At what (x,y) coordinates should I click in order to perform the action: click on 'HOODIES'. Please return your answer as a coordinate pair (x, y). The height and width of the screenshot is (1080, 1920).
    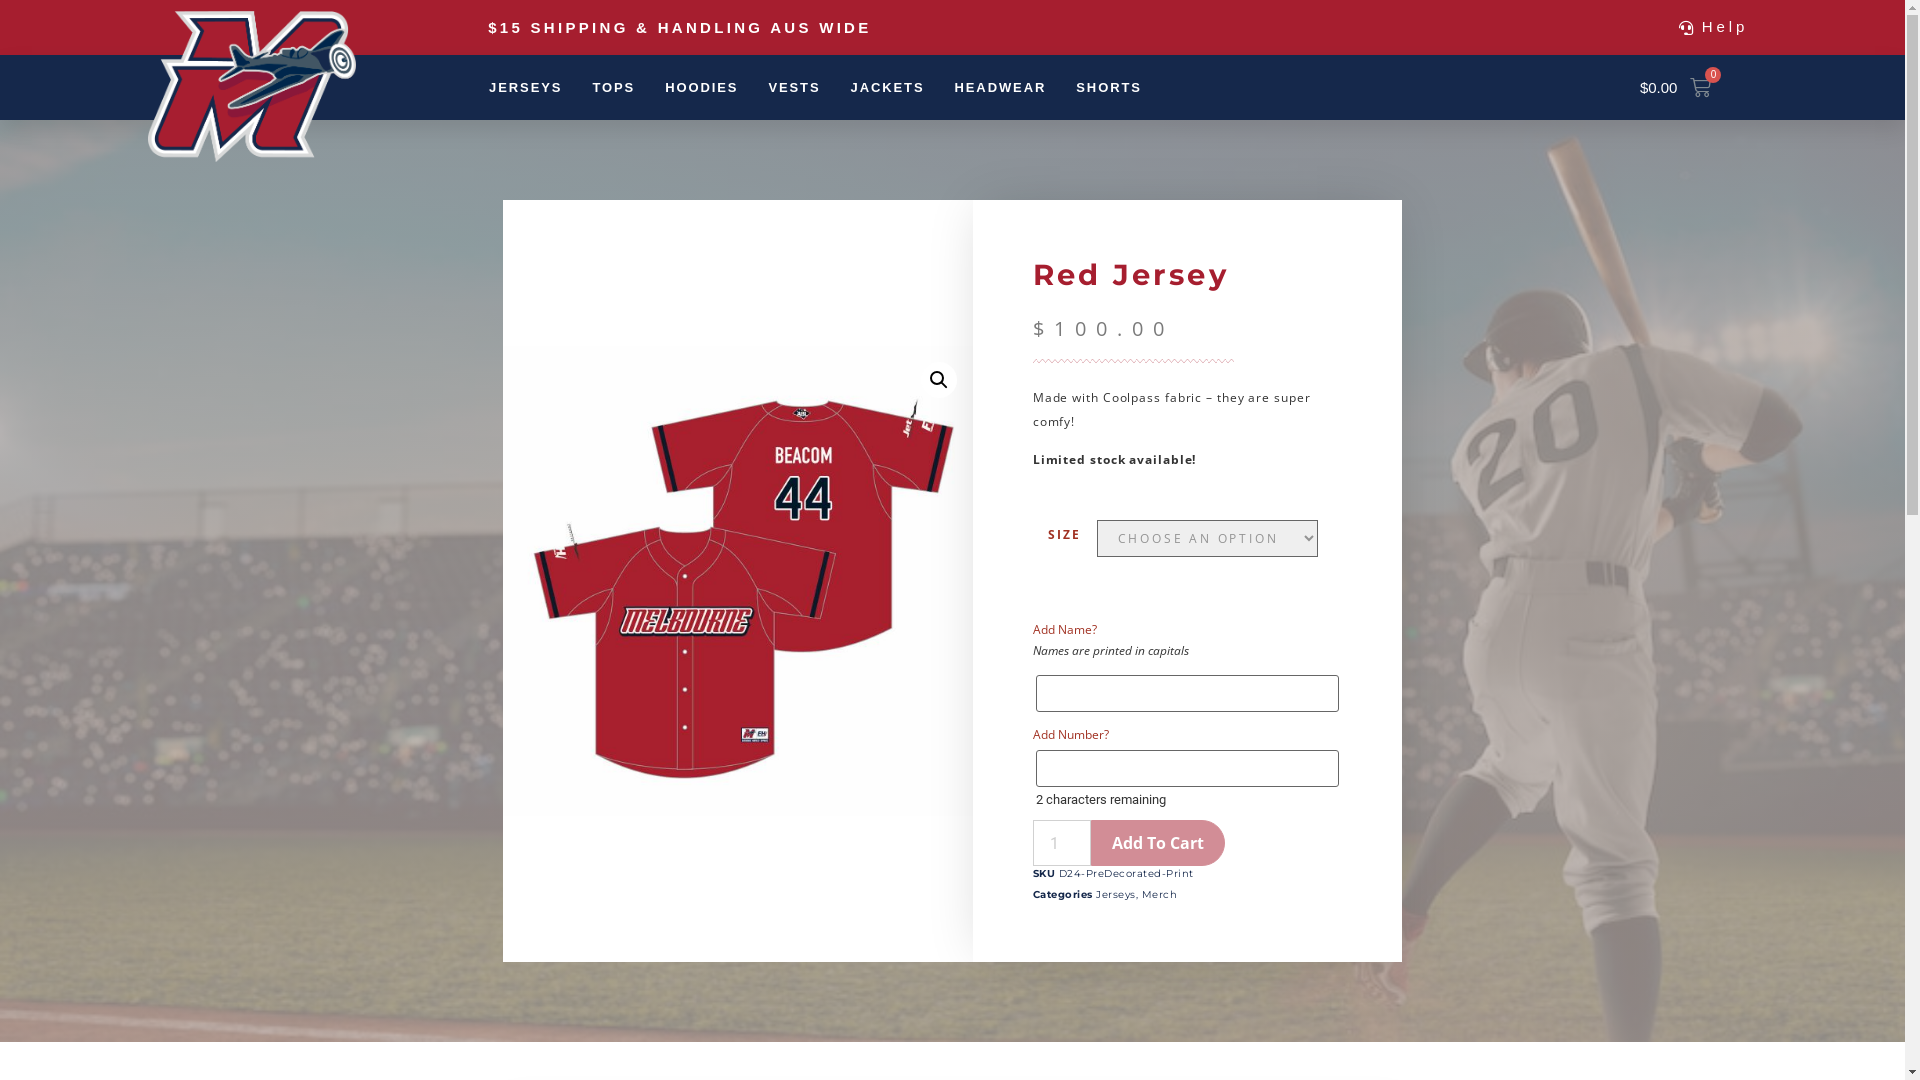
    Looking at the image, I should click on (701, 86).